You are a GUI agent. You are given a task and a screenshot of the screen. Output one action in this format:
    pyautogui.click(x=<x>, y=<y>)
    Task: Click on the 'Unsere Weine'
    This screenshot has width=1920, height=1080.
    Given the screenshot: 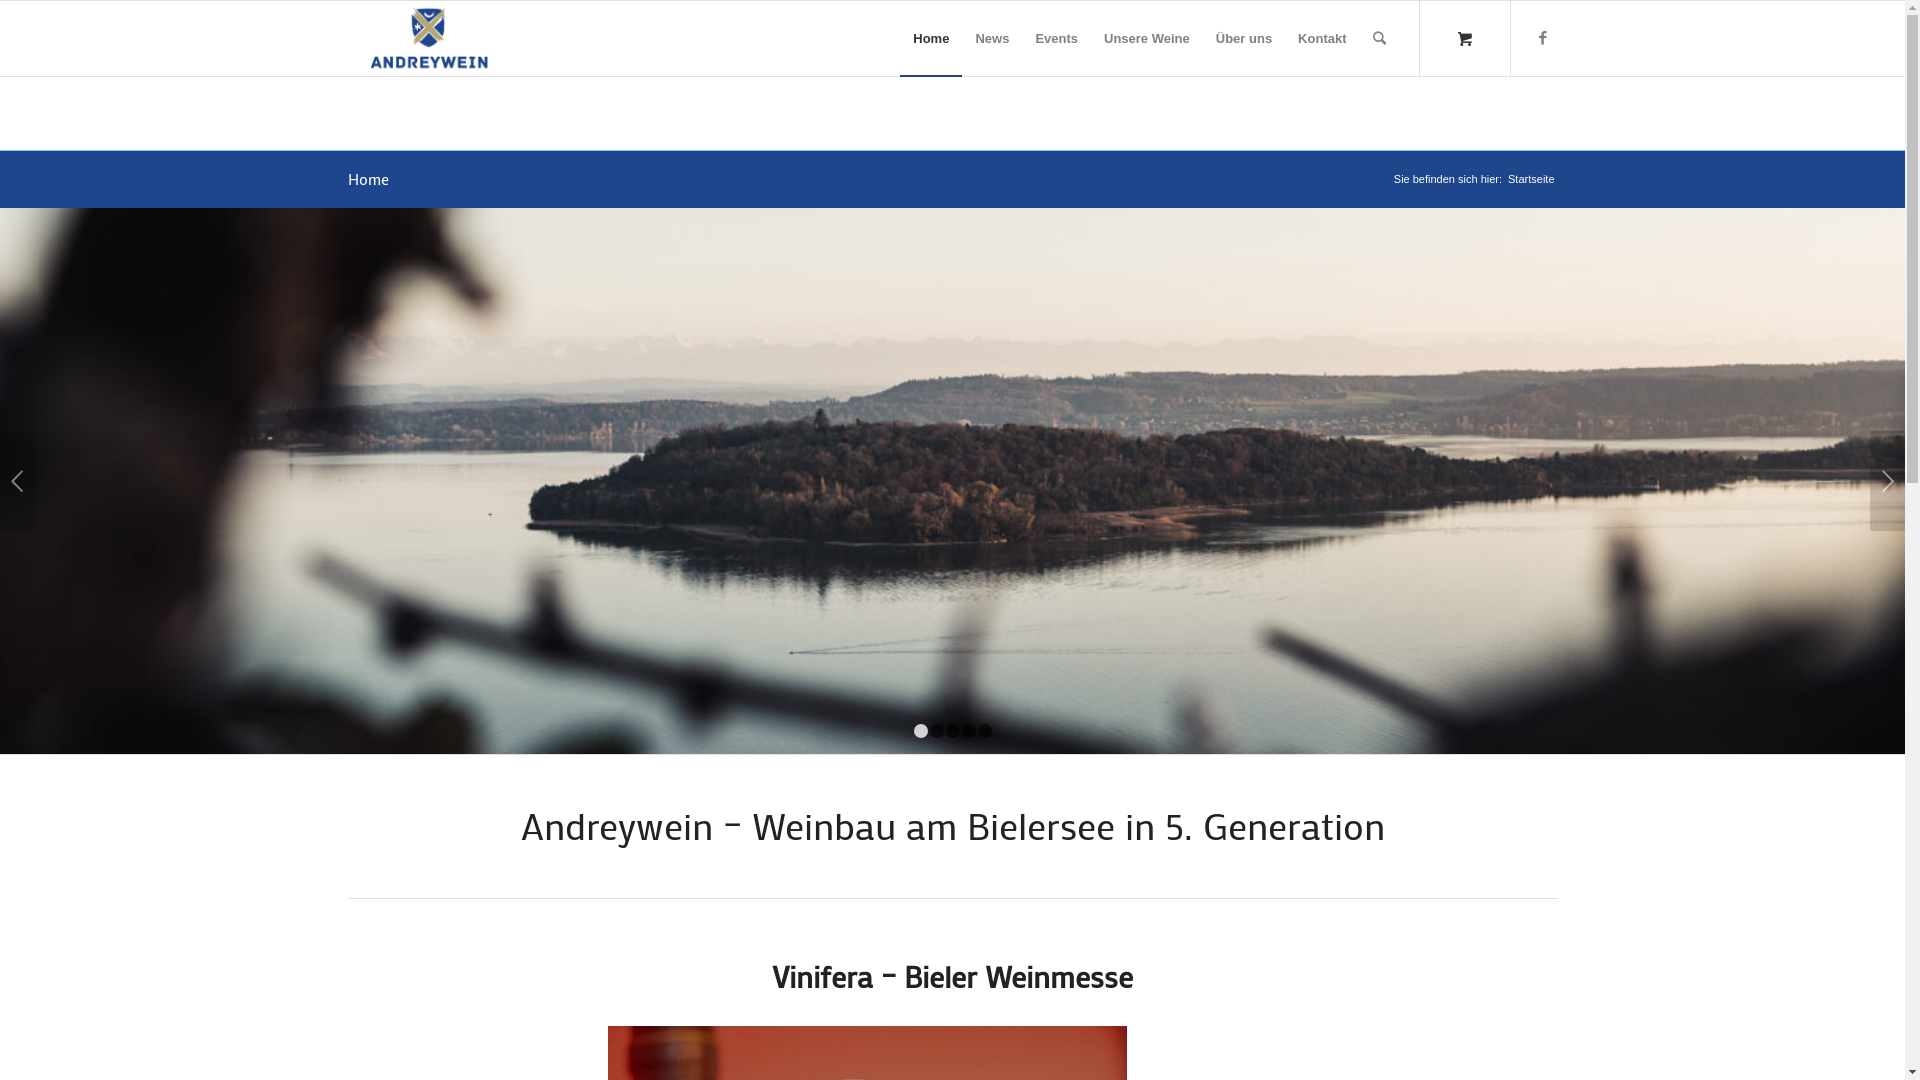 What is the action you would take?
    pyautogui.click(x=1147, y=38)
    